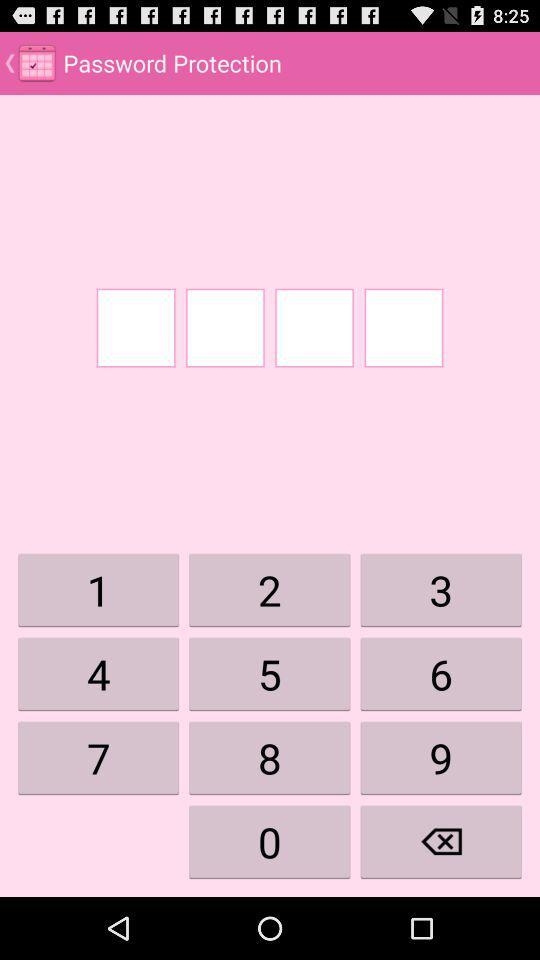 This screenshot has width=540, height=960. Describe the element at coordinates (441, 841) in the screenshot. I see `last option in last row` at that location.